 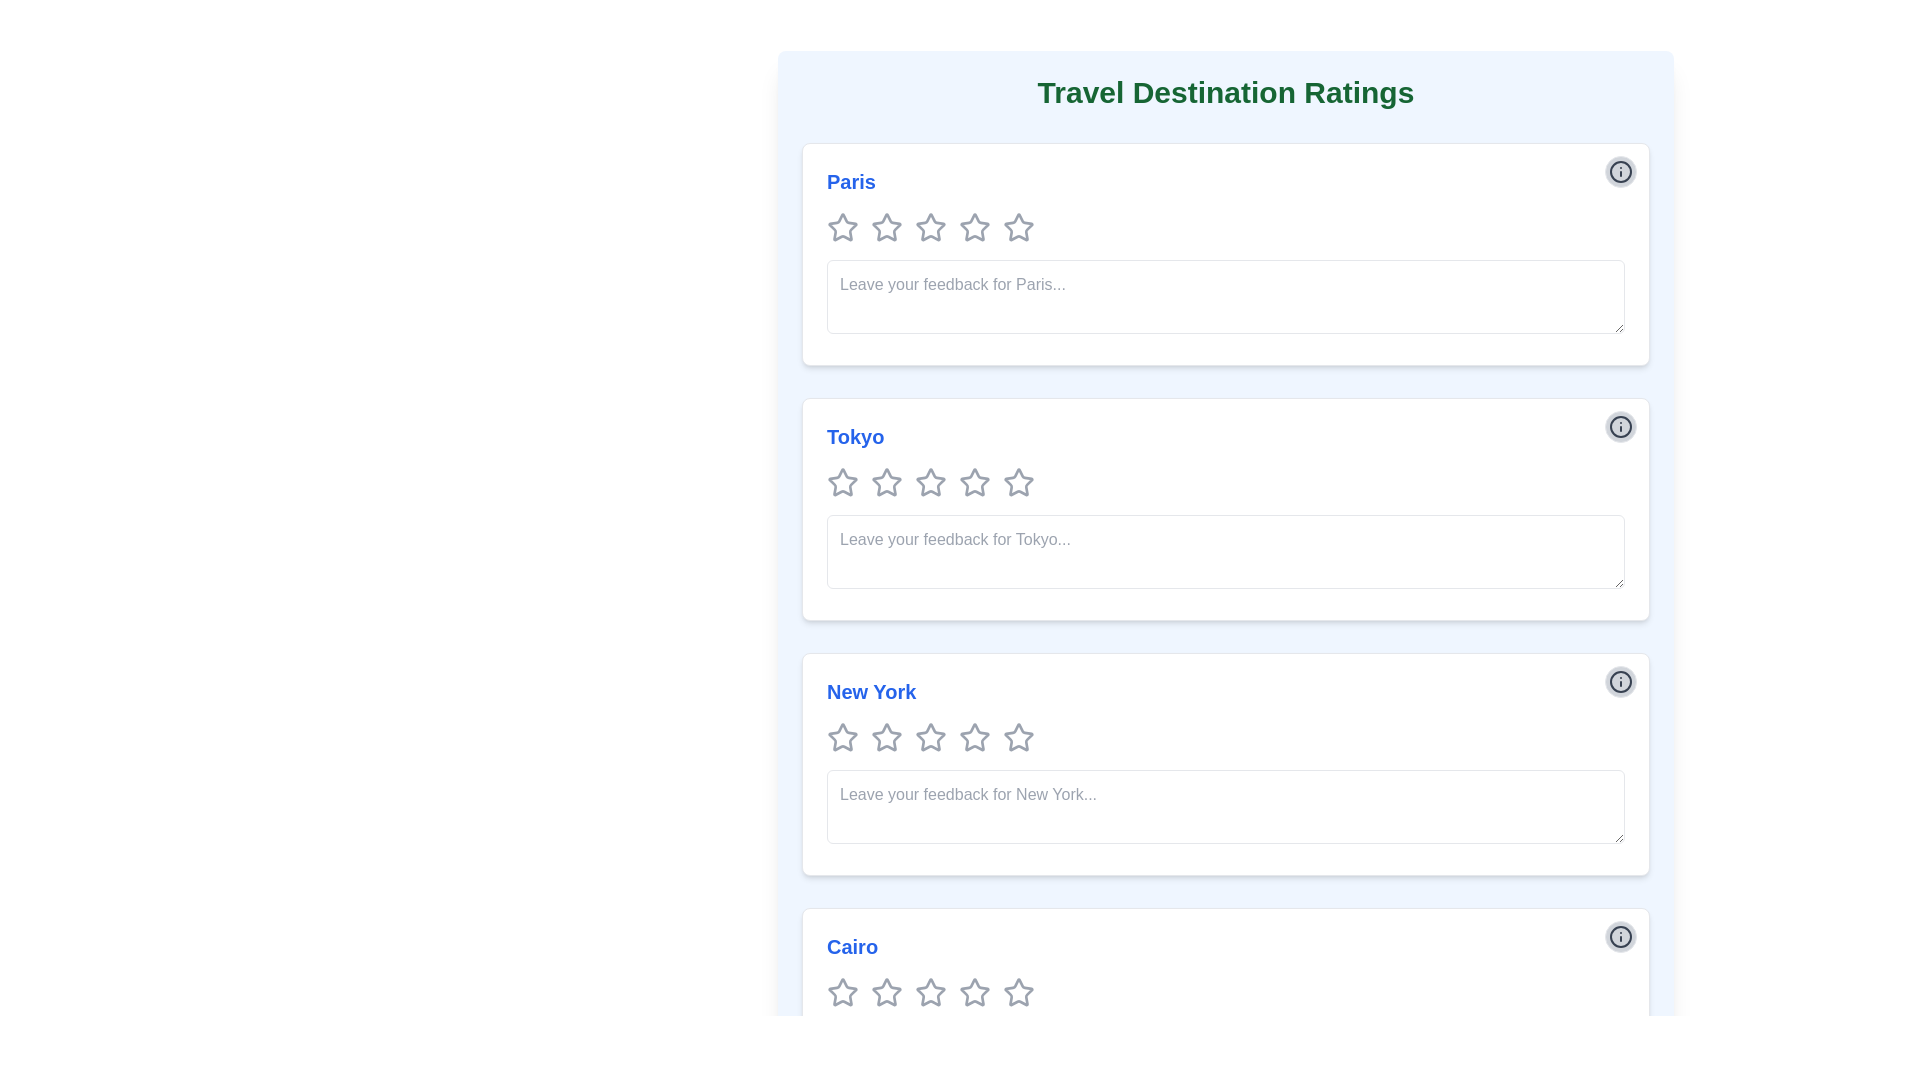 I want to click on the information icon, which is styled as a gray circular button with an 'i' in the center, located in the top-right corner of the 'New York' card, so click(x=1621, y=681).